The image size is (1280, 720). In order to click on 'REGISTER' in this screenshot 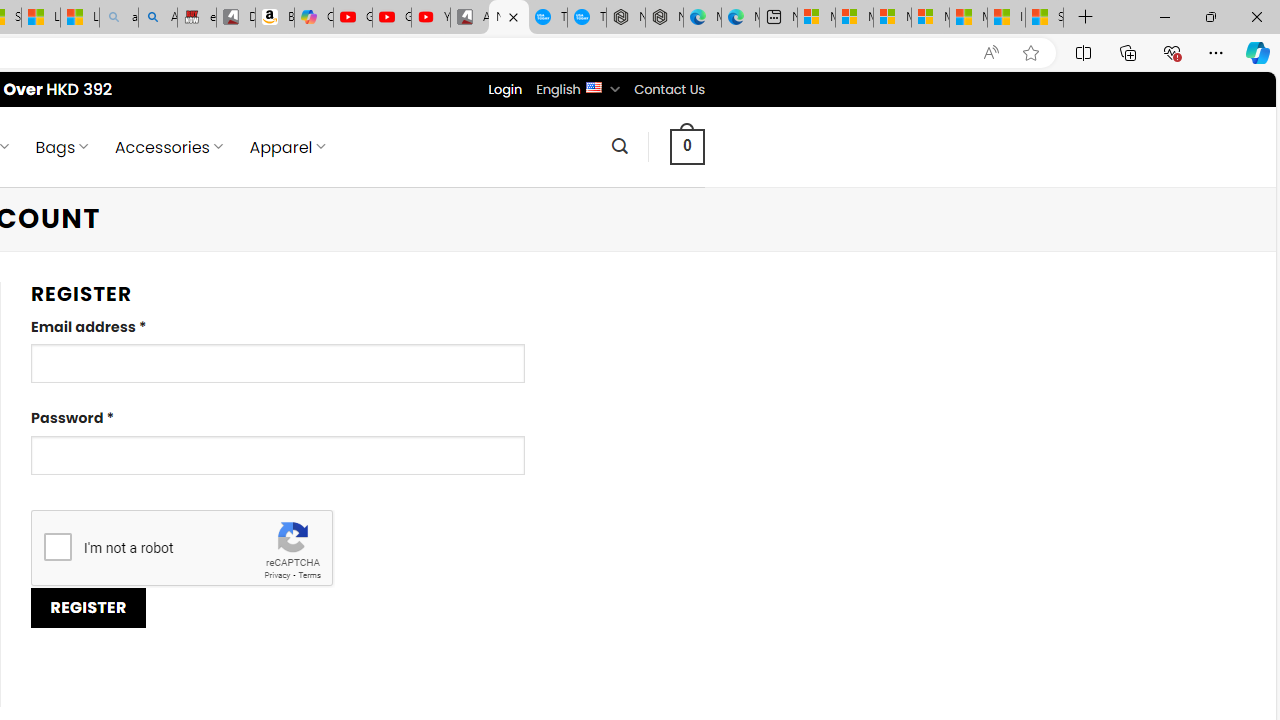, I will do `click(87, 607)`.